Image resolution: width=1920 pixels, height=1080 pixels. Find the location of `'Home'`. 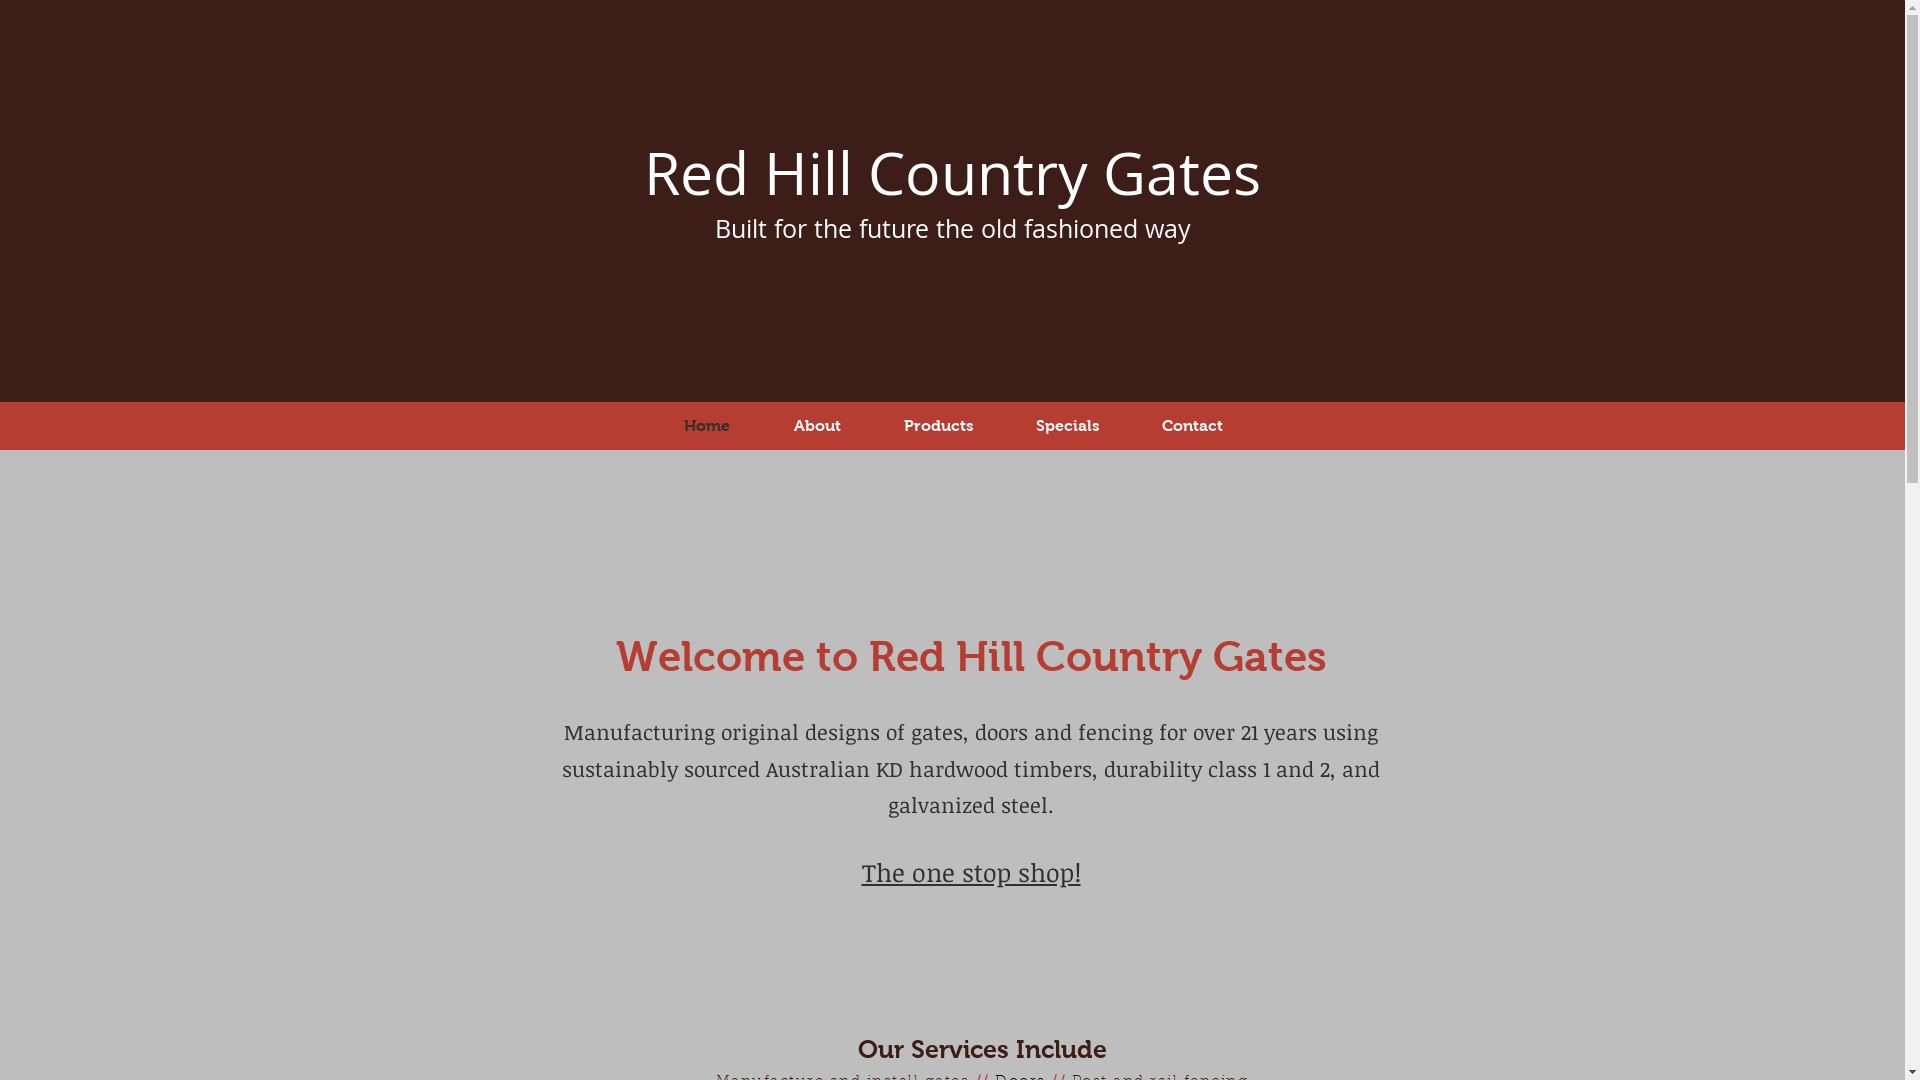

'Home' is located at coordinates (706, 424).